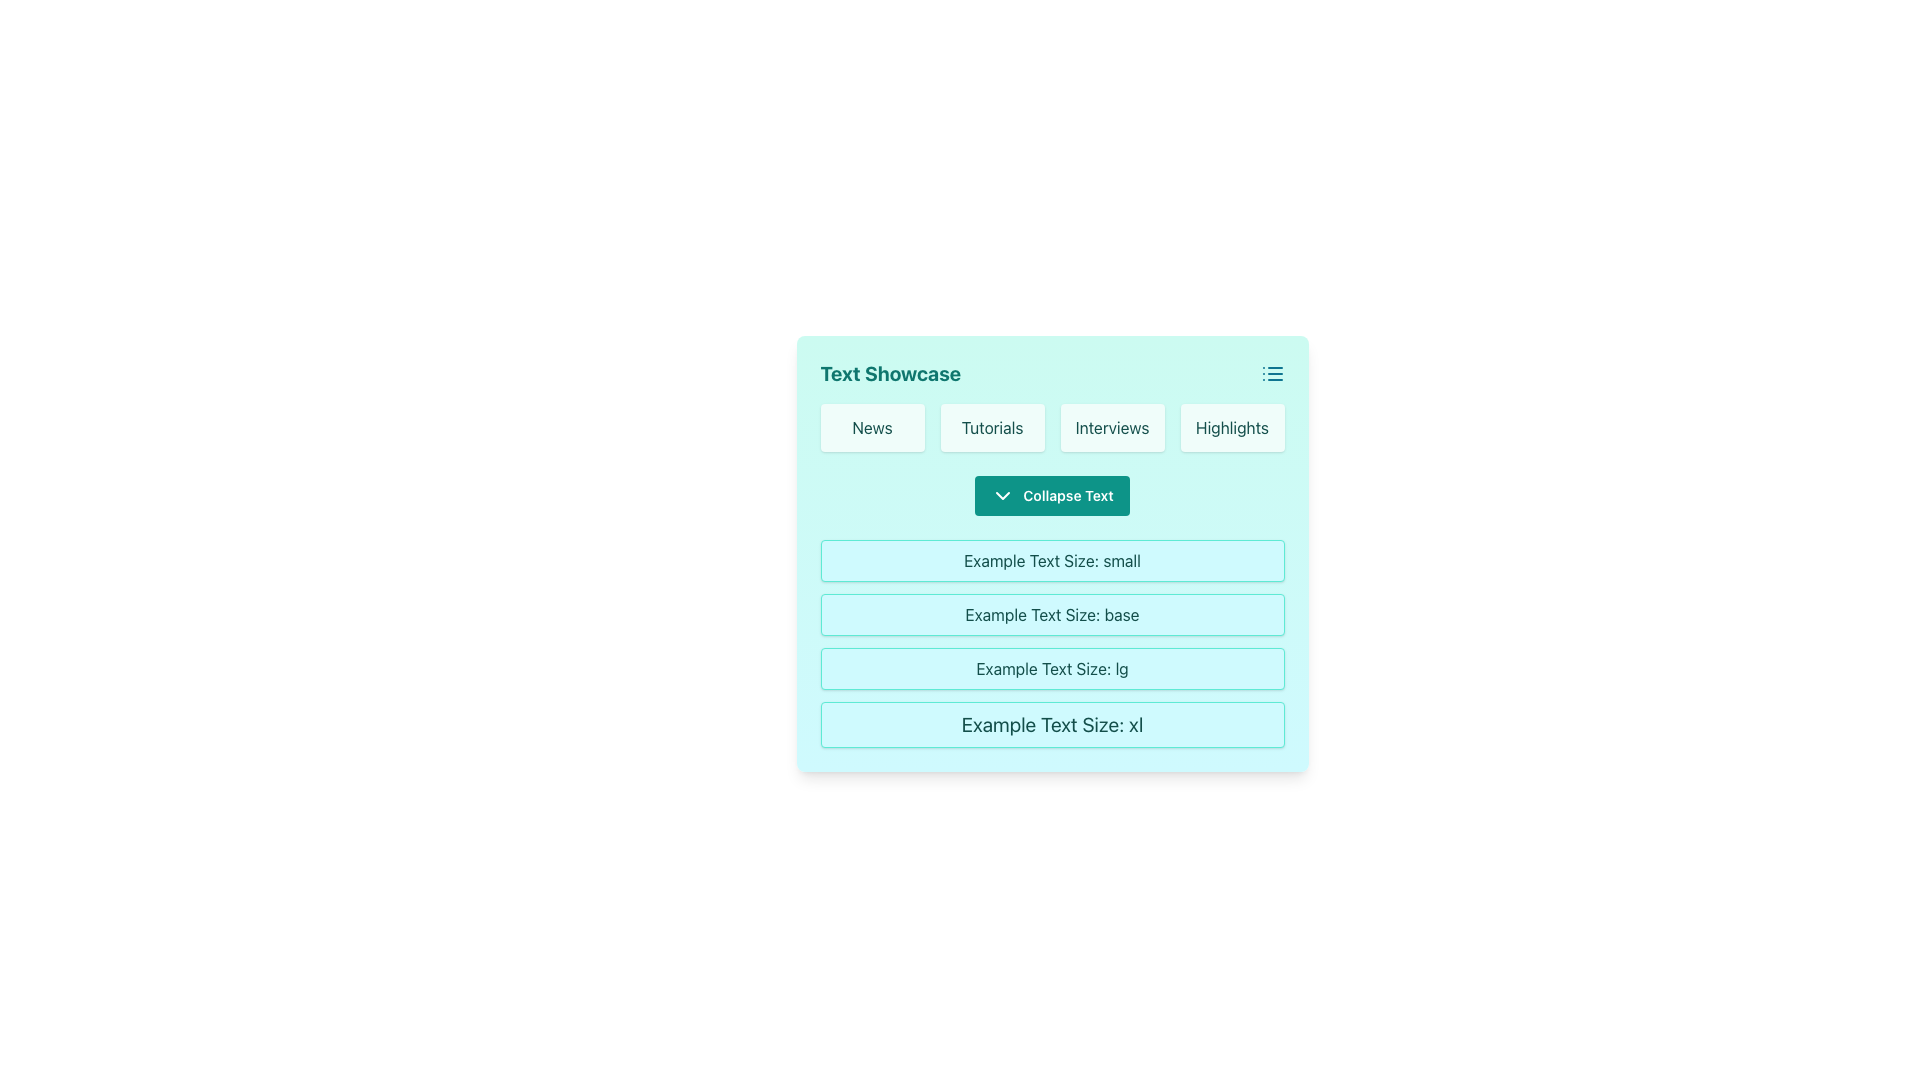 Image resolution: width=1920 pixels, height=1080 pixels. What do you see at coordinates (1271, 374) in the screenshot?
I see `the cyan icon button resembling a list located at the top right corner of the 'Text Showcase' section for additional information` at bounding box center [1271, 374].